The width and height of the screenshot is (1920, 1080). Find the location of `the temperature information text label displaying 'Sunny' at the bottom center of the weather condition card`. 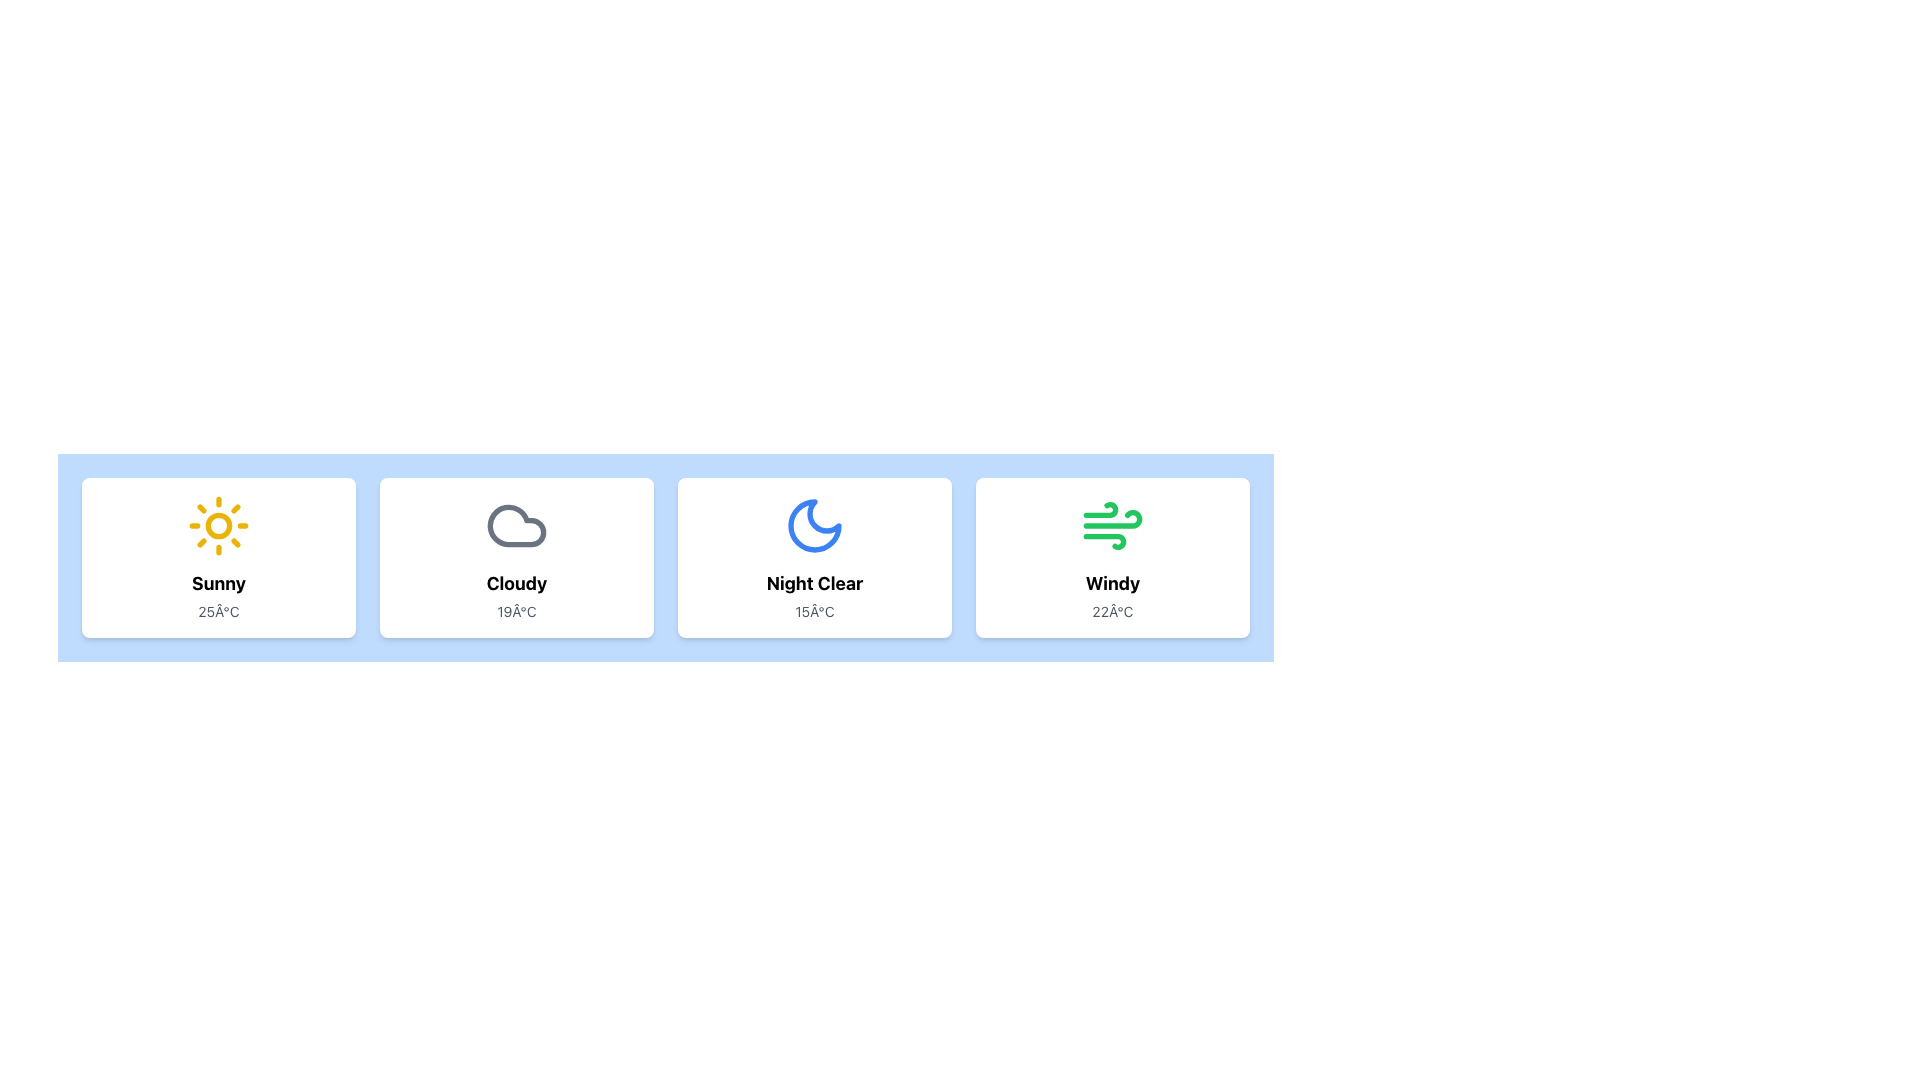

the temperature information text label displaying 'Sunny' at the bottom center of the weather condition card is located at coordinates (219, 611).